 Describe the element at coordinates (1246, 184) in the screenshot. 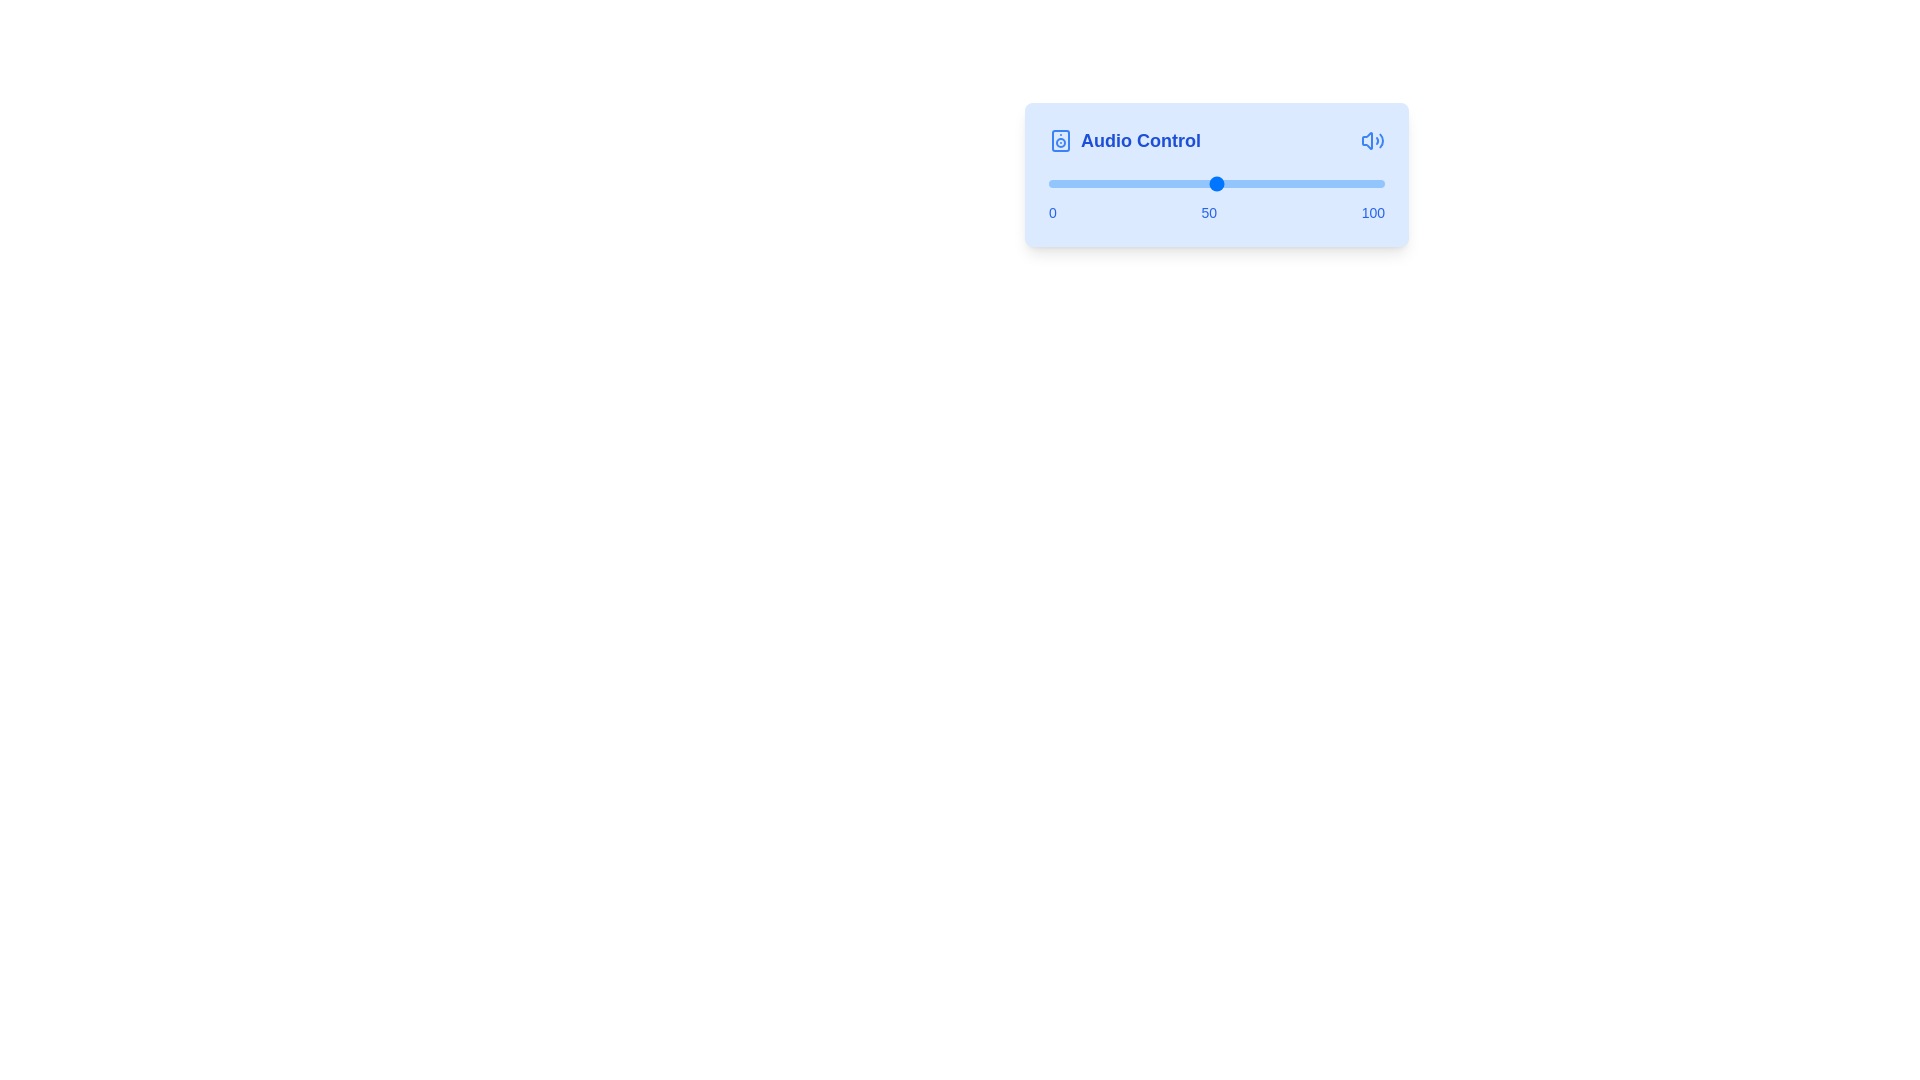

I see `the volume` at that location.